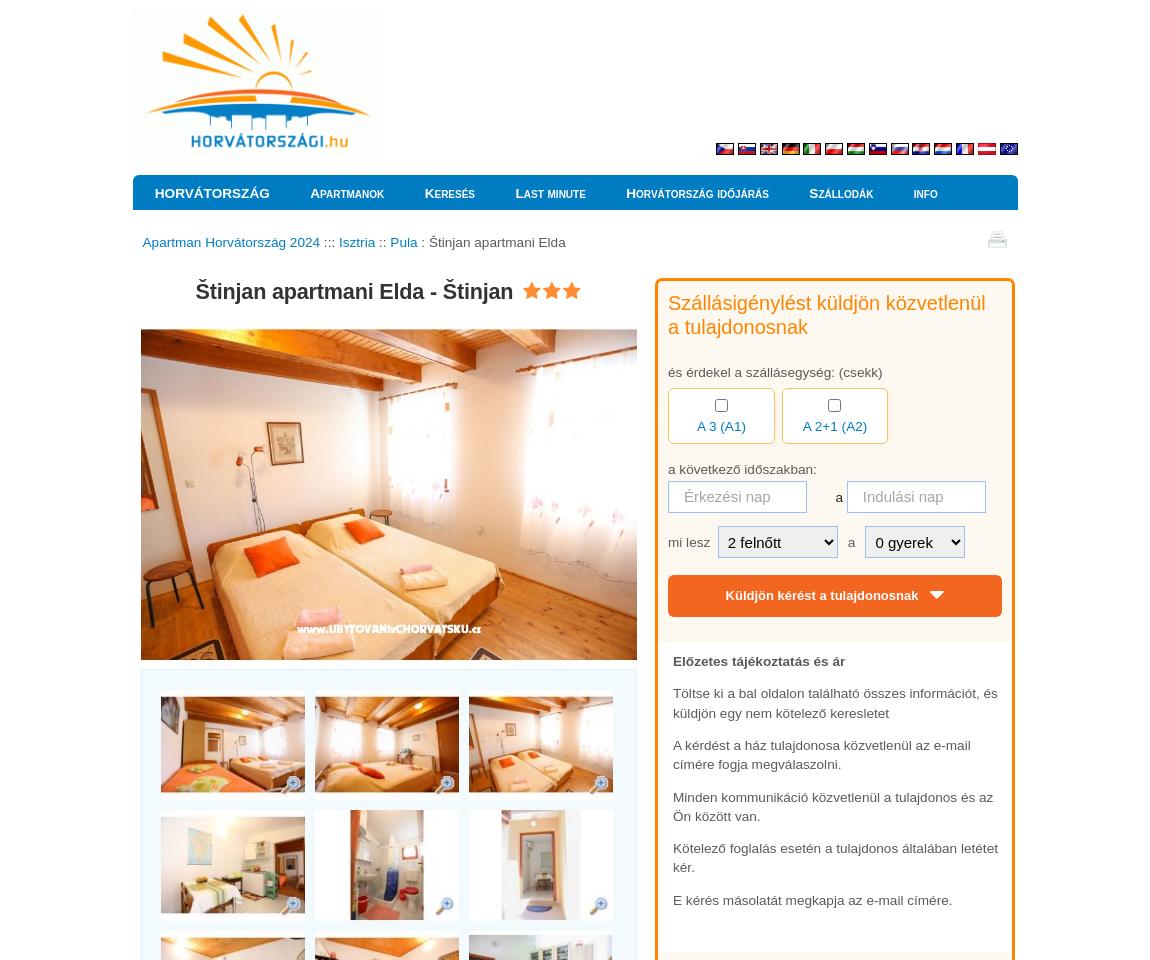  I want to click on 'Előzetes tájékoztatás és ár', so click(758, 659).